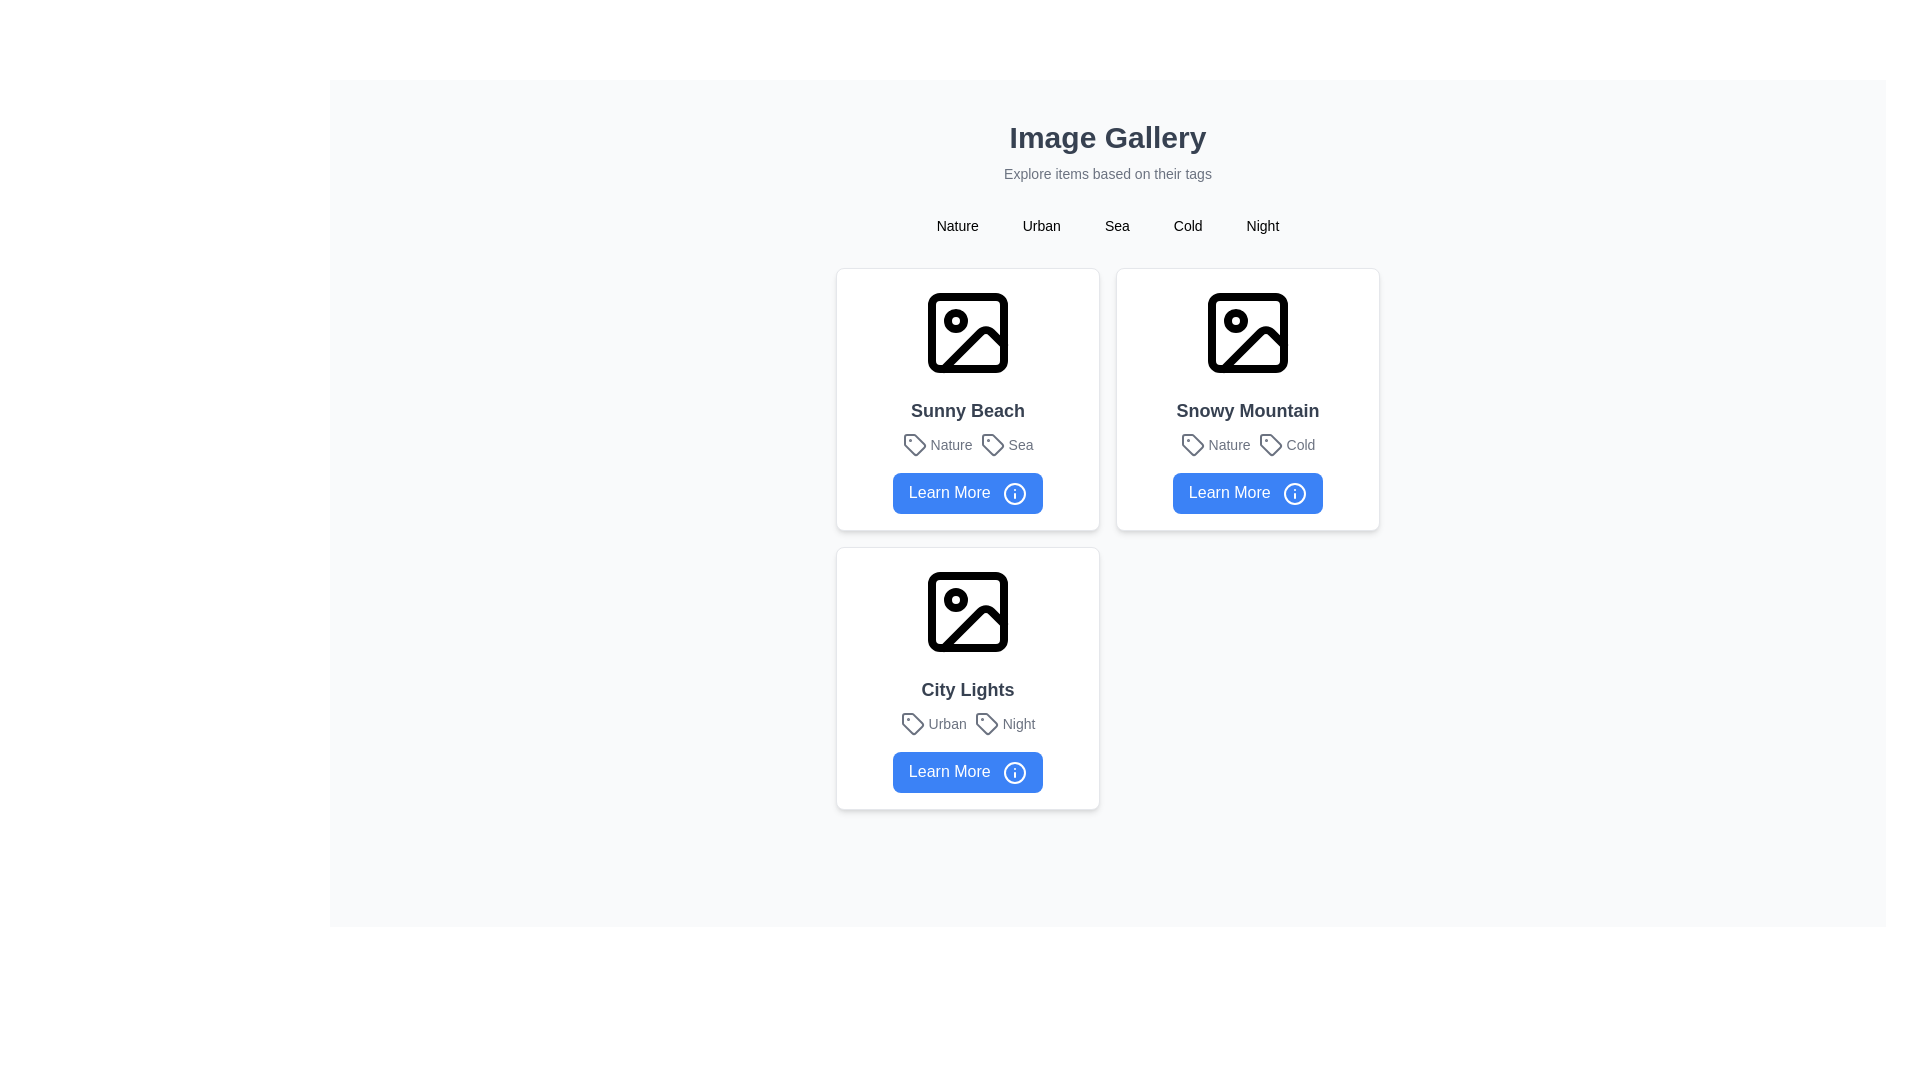 The height and width of the screenshot is (1080, 1920). What do you see at coordinates (1214, 443) in the screenshot?
I see `the label 'Nature' which is positioned to the right of a small tag icon in the 'Snowy Mountain' card located in the 'Image Gallery' layout` at bounding box center [1214, 443].